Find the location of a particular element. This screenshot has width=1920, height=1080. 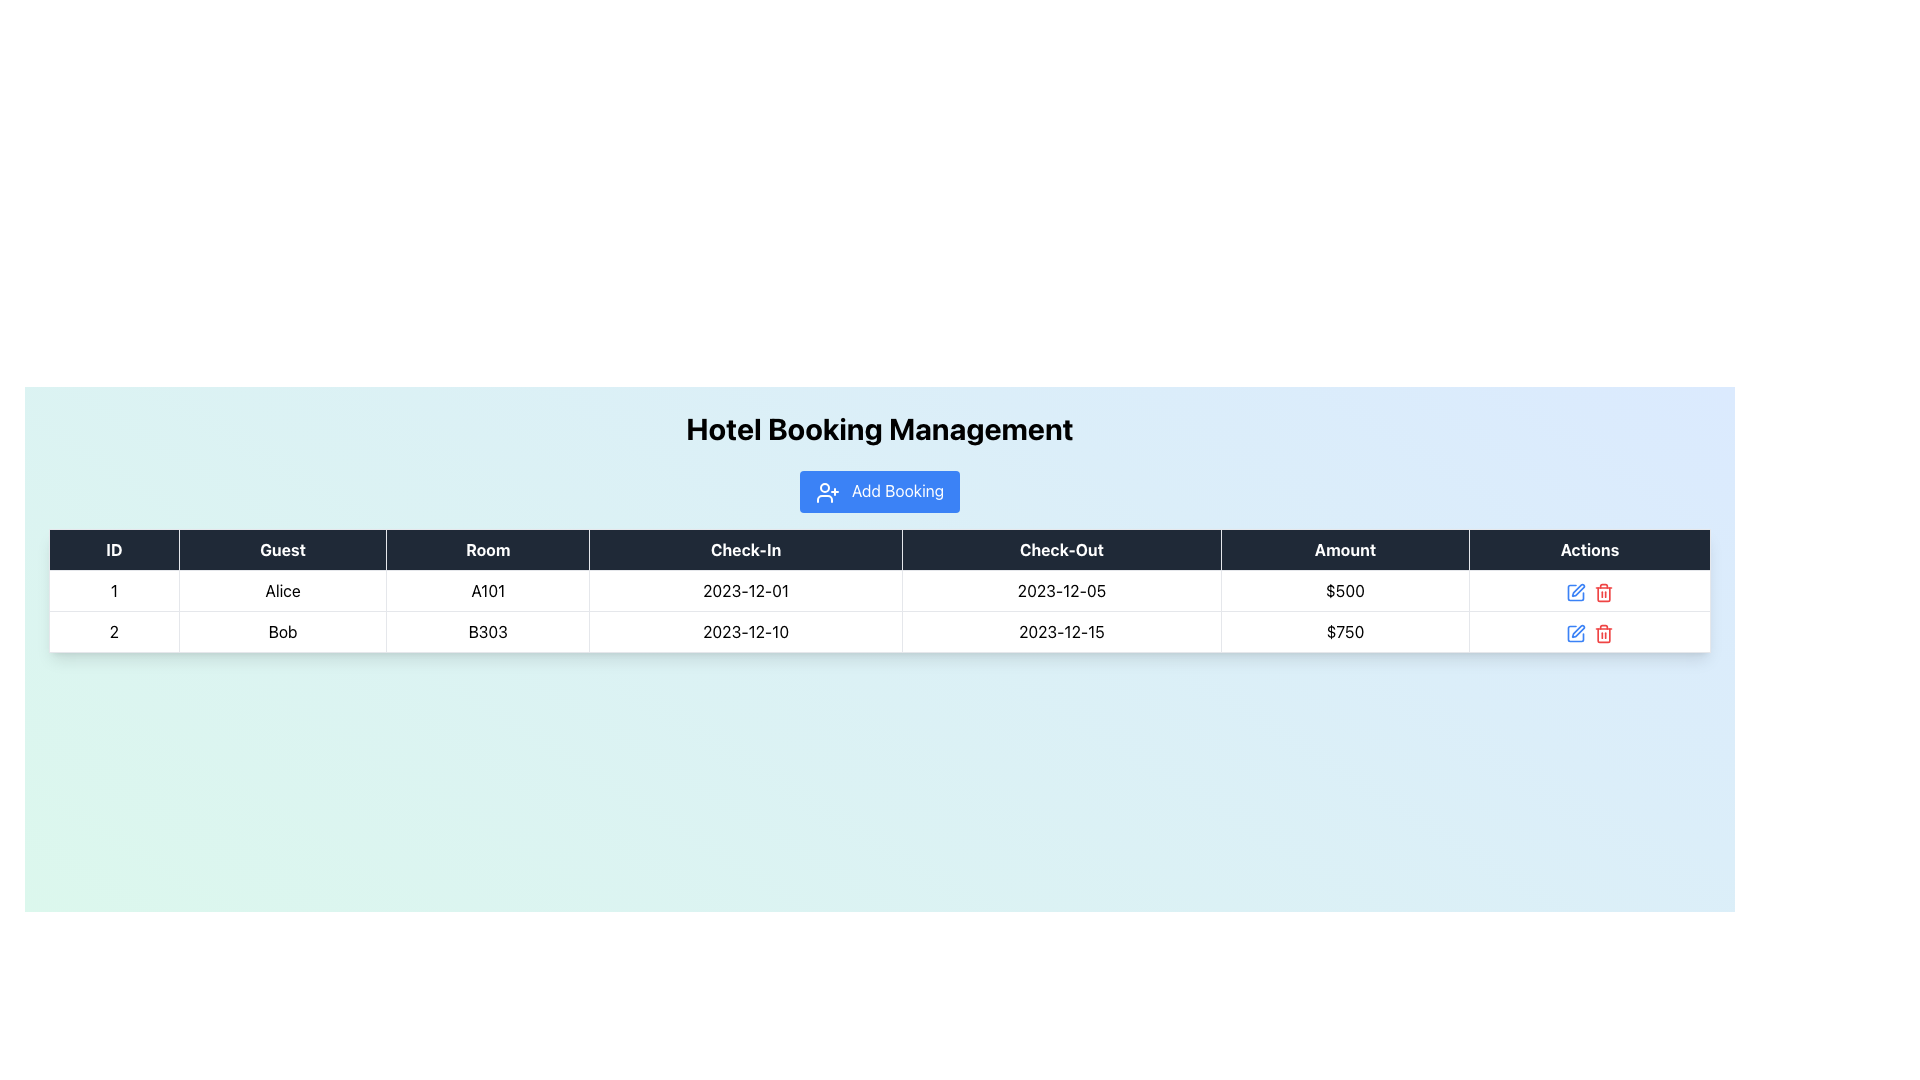

the date element displayed as '2023-12-05' in the fourth column of the table under the 'Check-Out' header for the entry labeled 'Alice' is located at coordinates (1060, 589).